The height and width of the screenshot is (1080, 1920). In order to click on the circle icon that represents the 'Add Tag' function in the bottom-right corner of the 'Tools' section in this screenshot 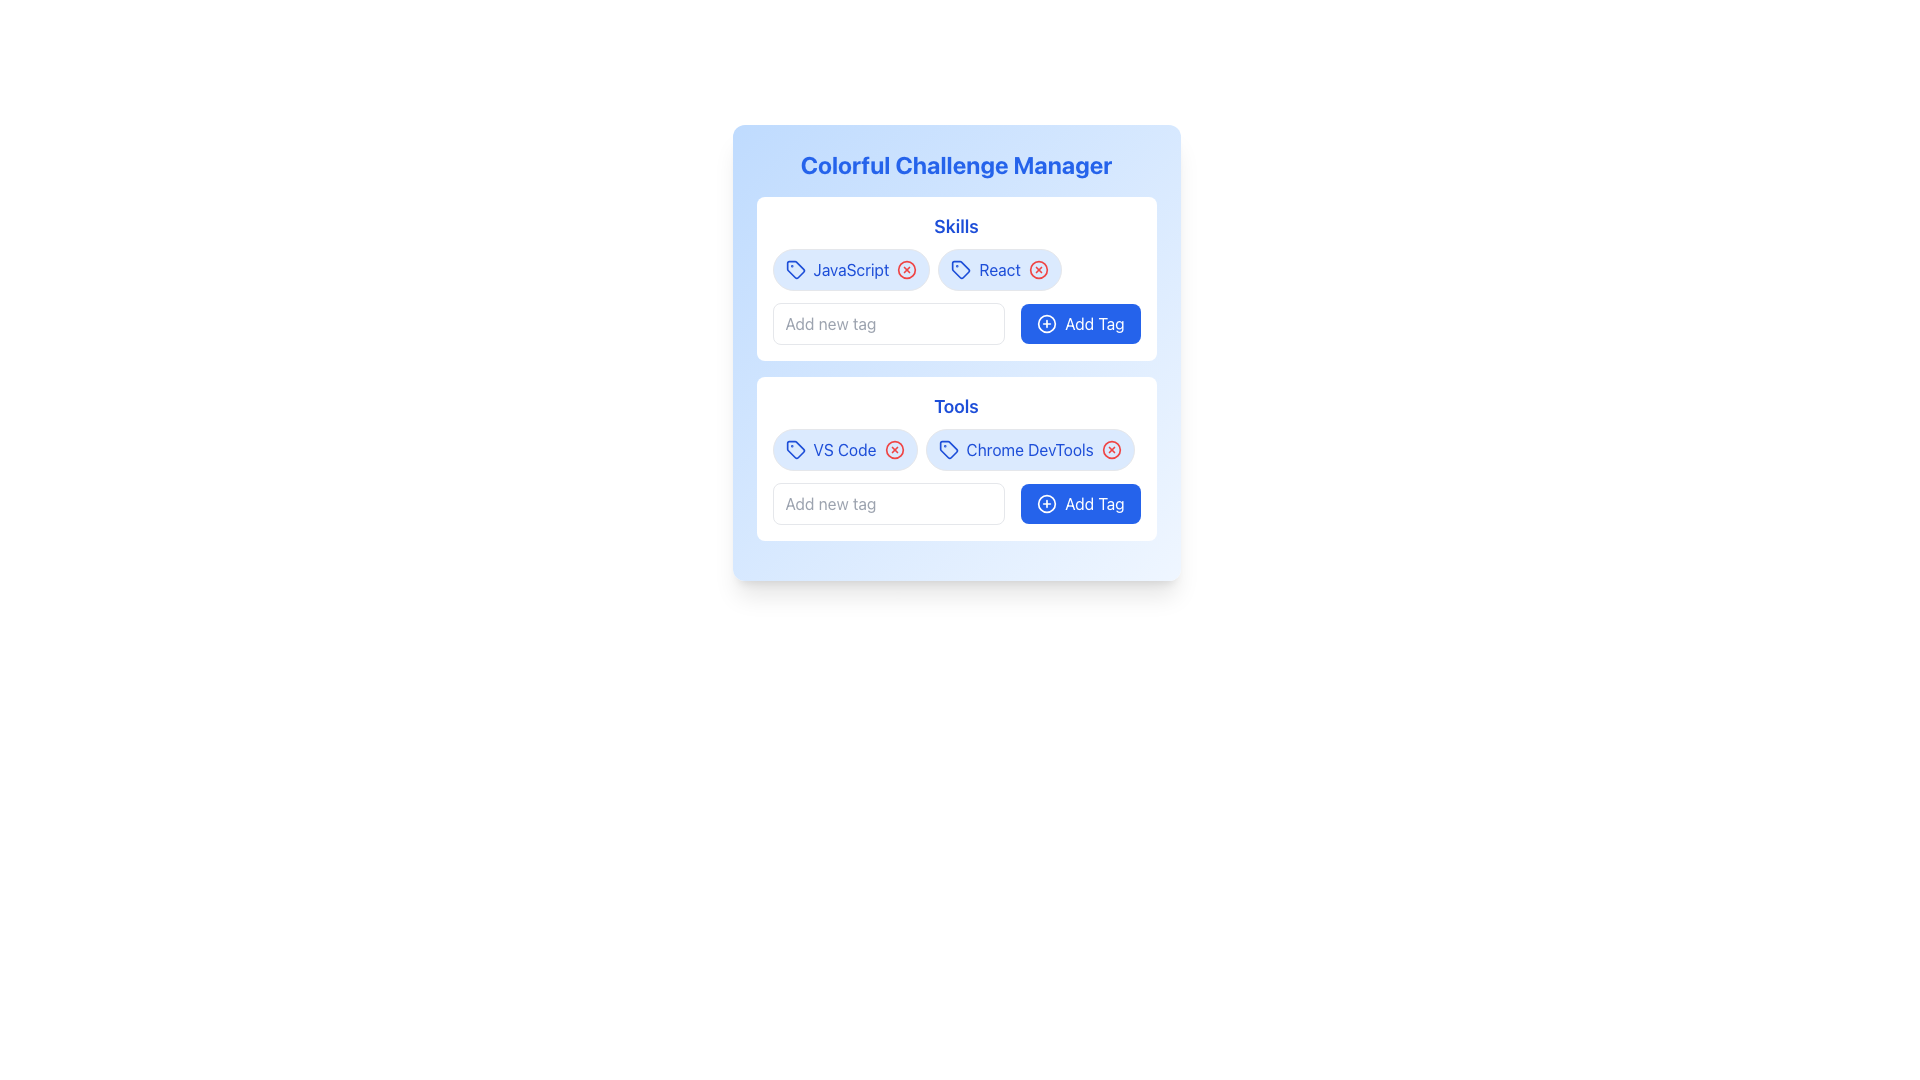, I will do `click(1046, 503)`.